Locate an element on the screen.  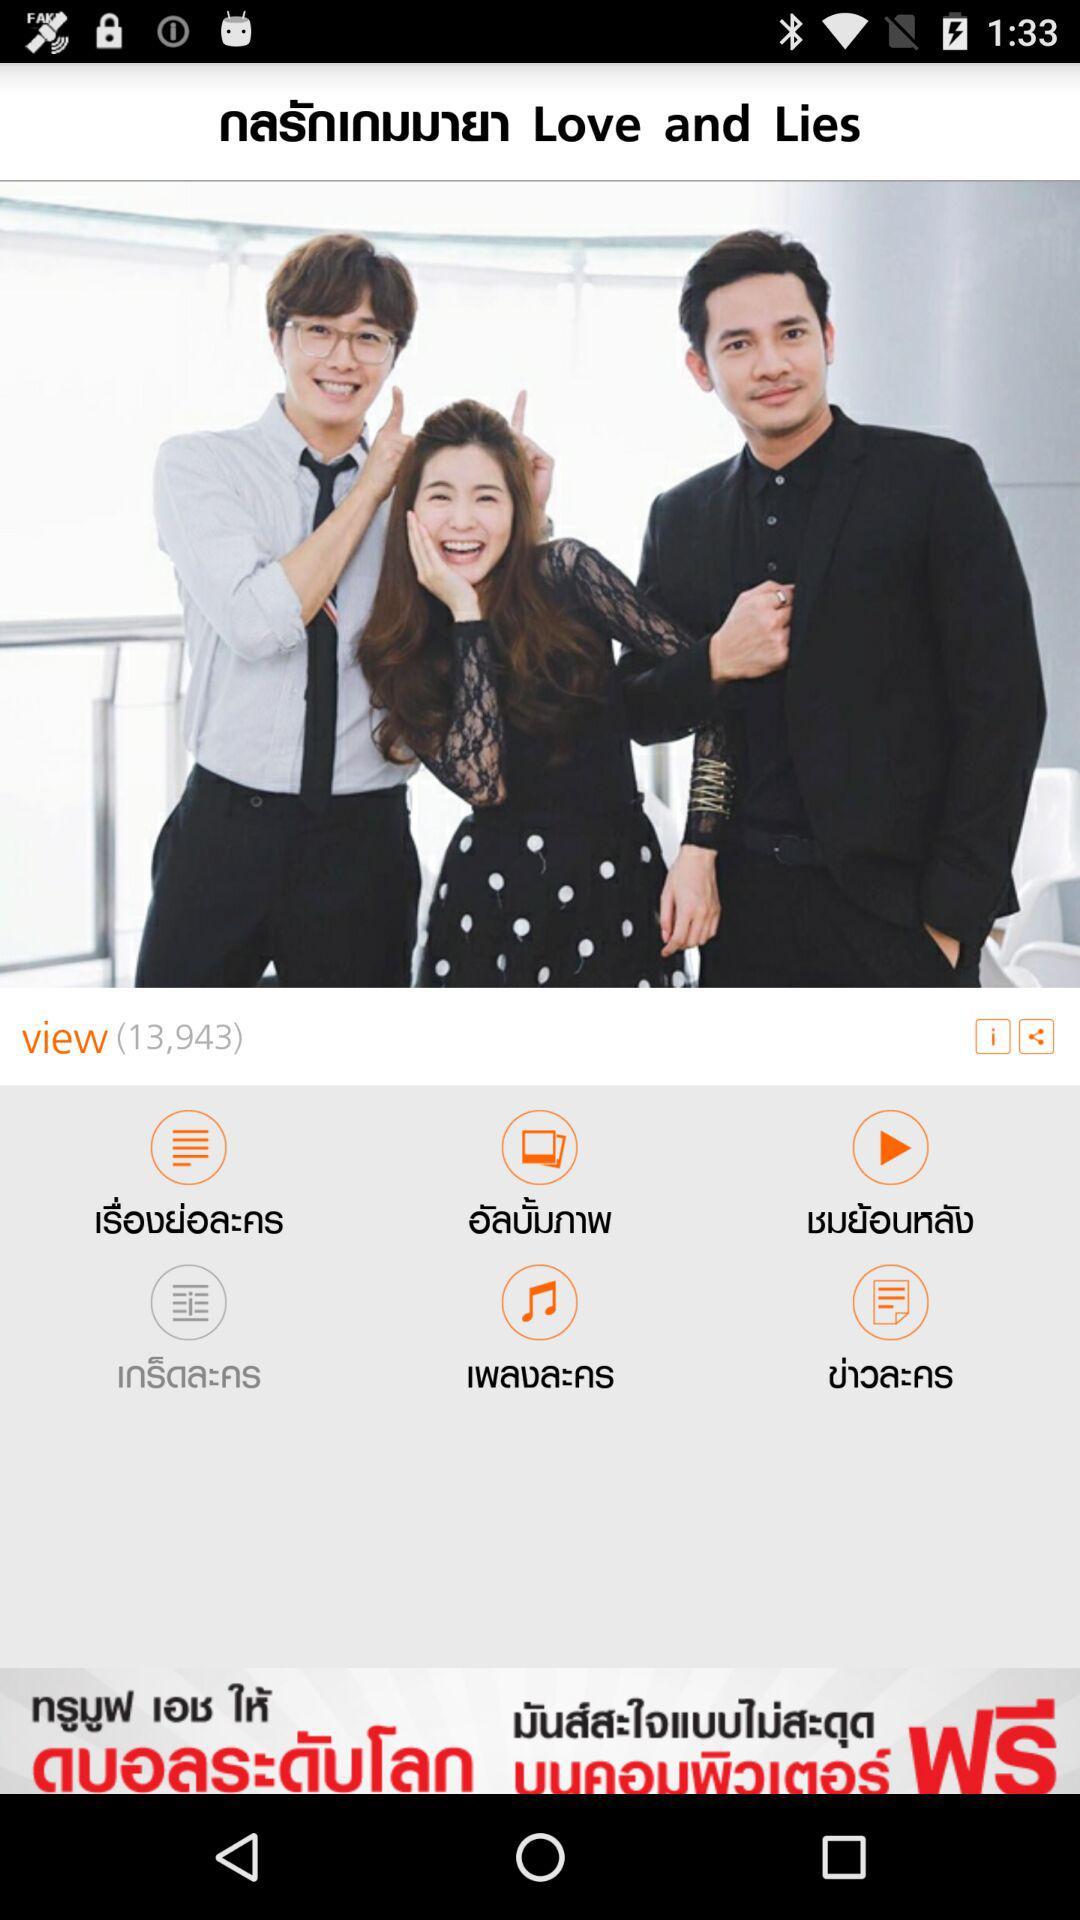
the share icon is located at coordinates (1035, 1108).